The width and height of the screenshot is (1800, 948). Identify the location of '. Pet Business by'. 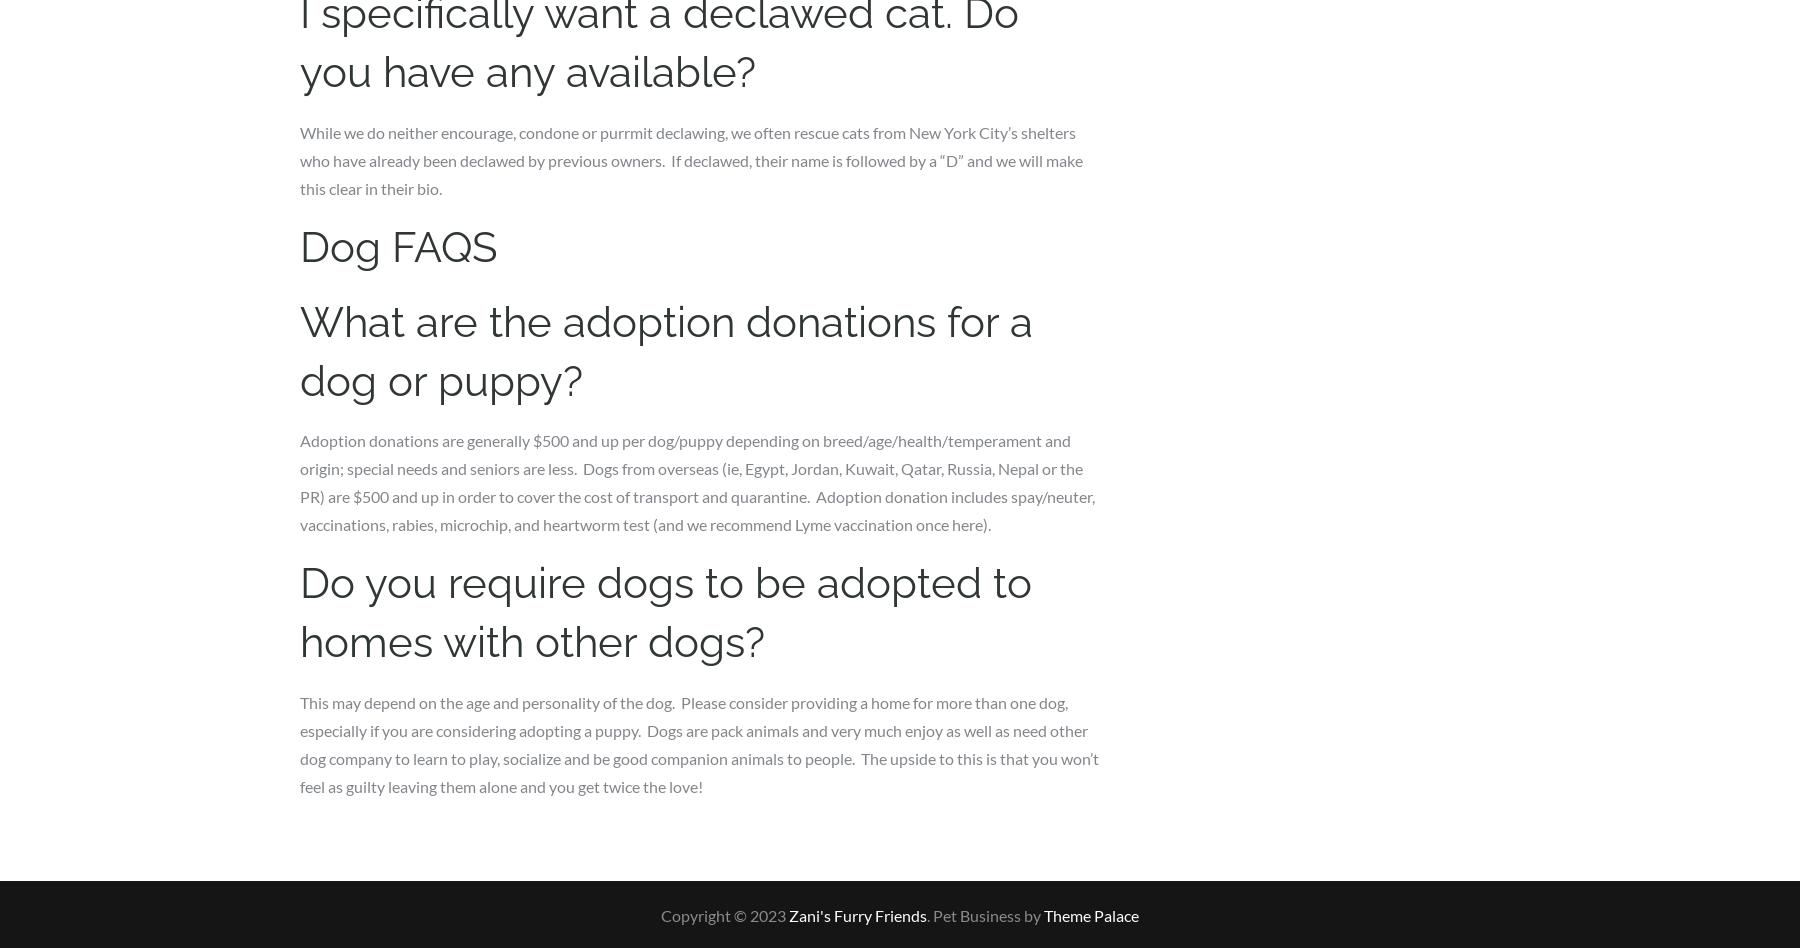
(984, 913).